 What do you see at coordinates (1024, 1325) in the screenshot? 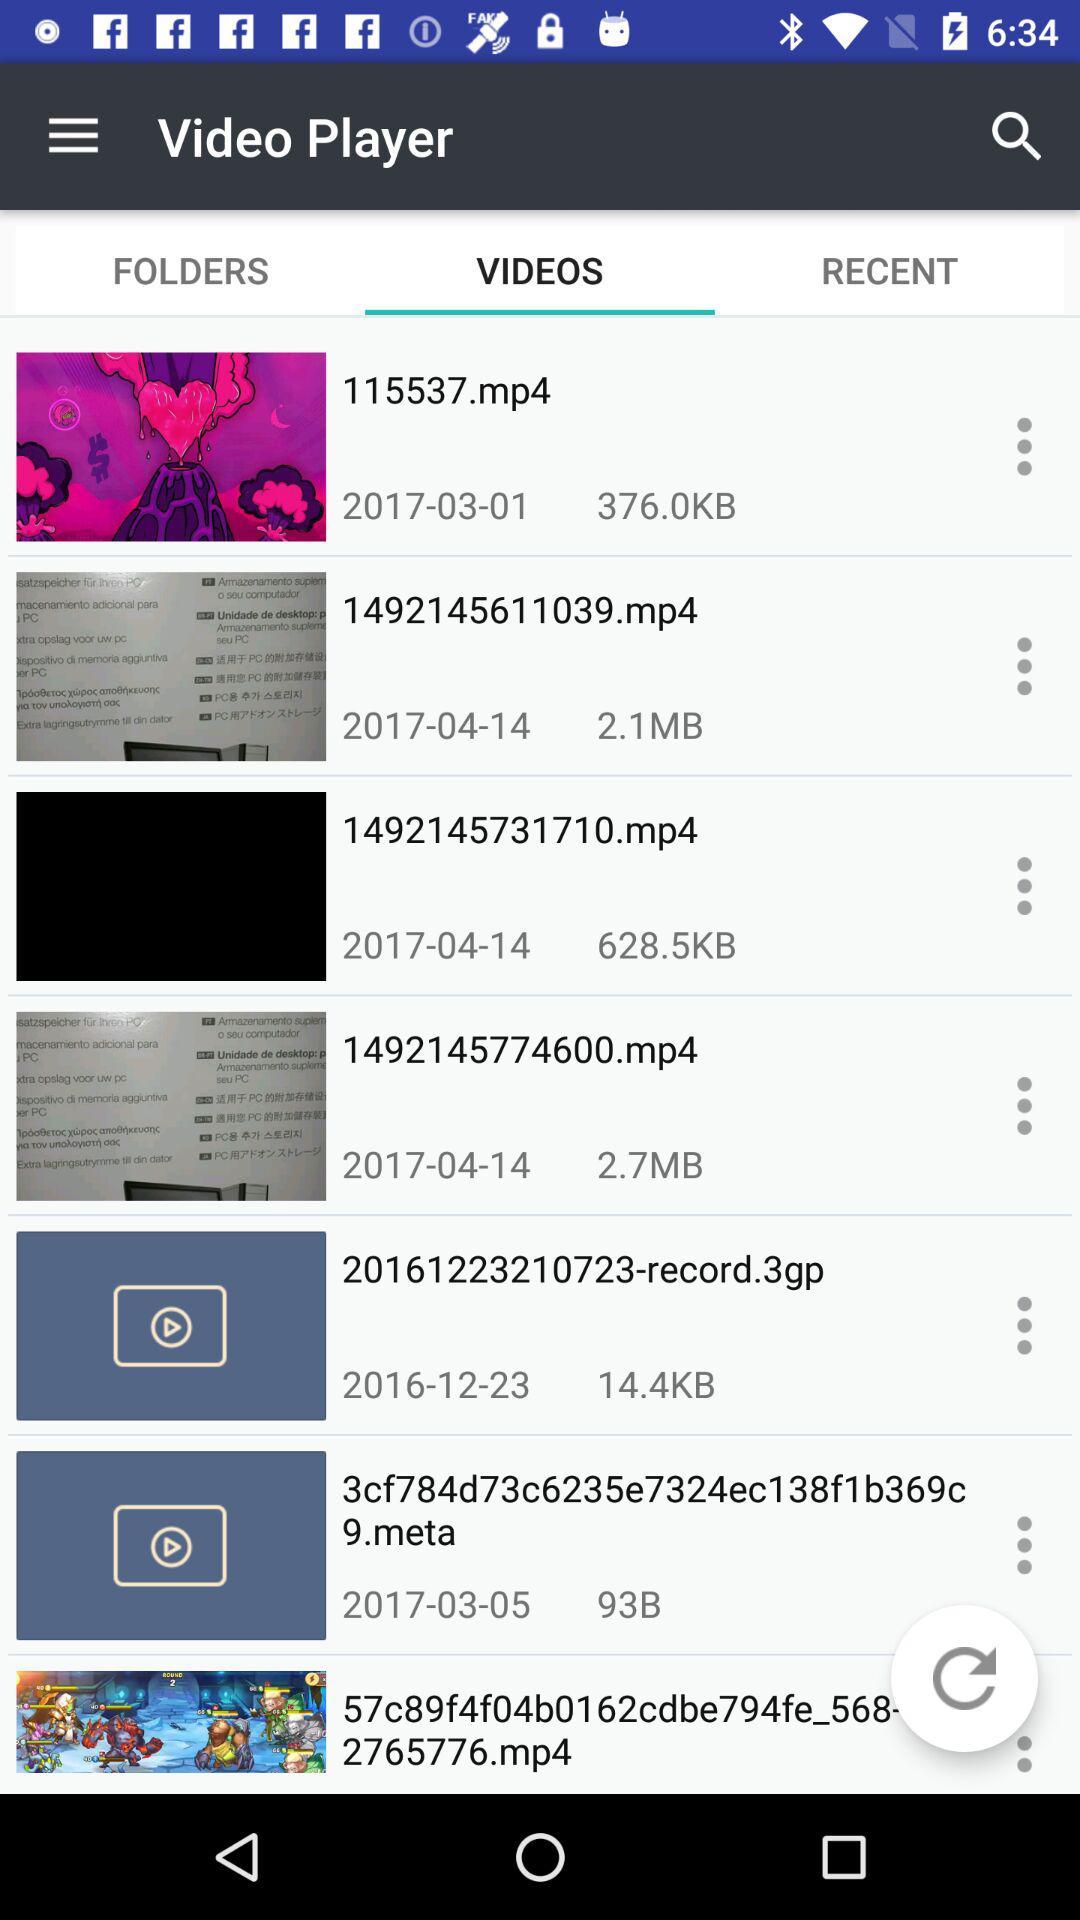
I see `acces app settings` at bounding box center [1024, 1325].